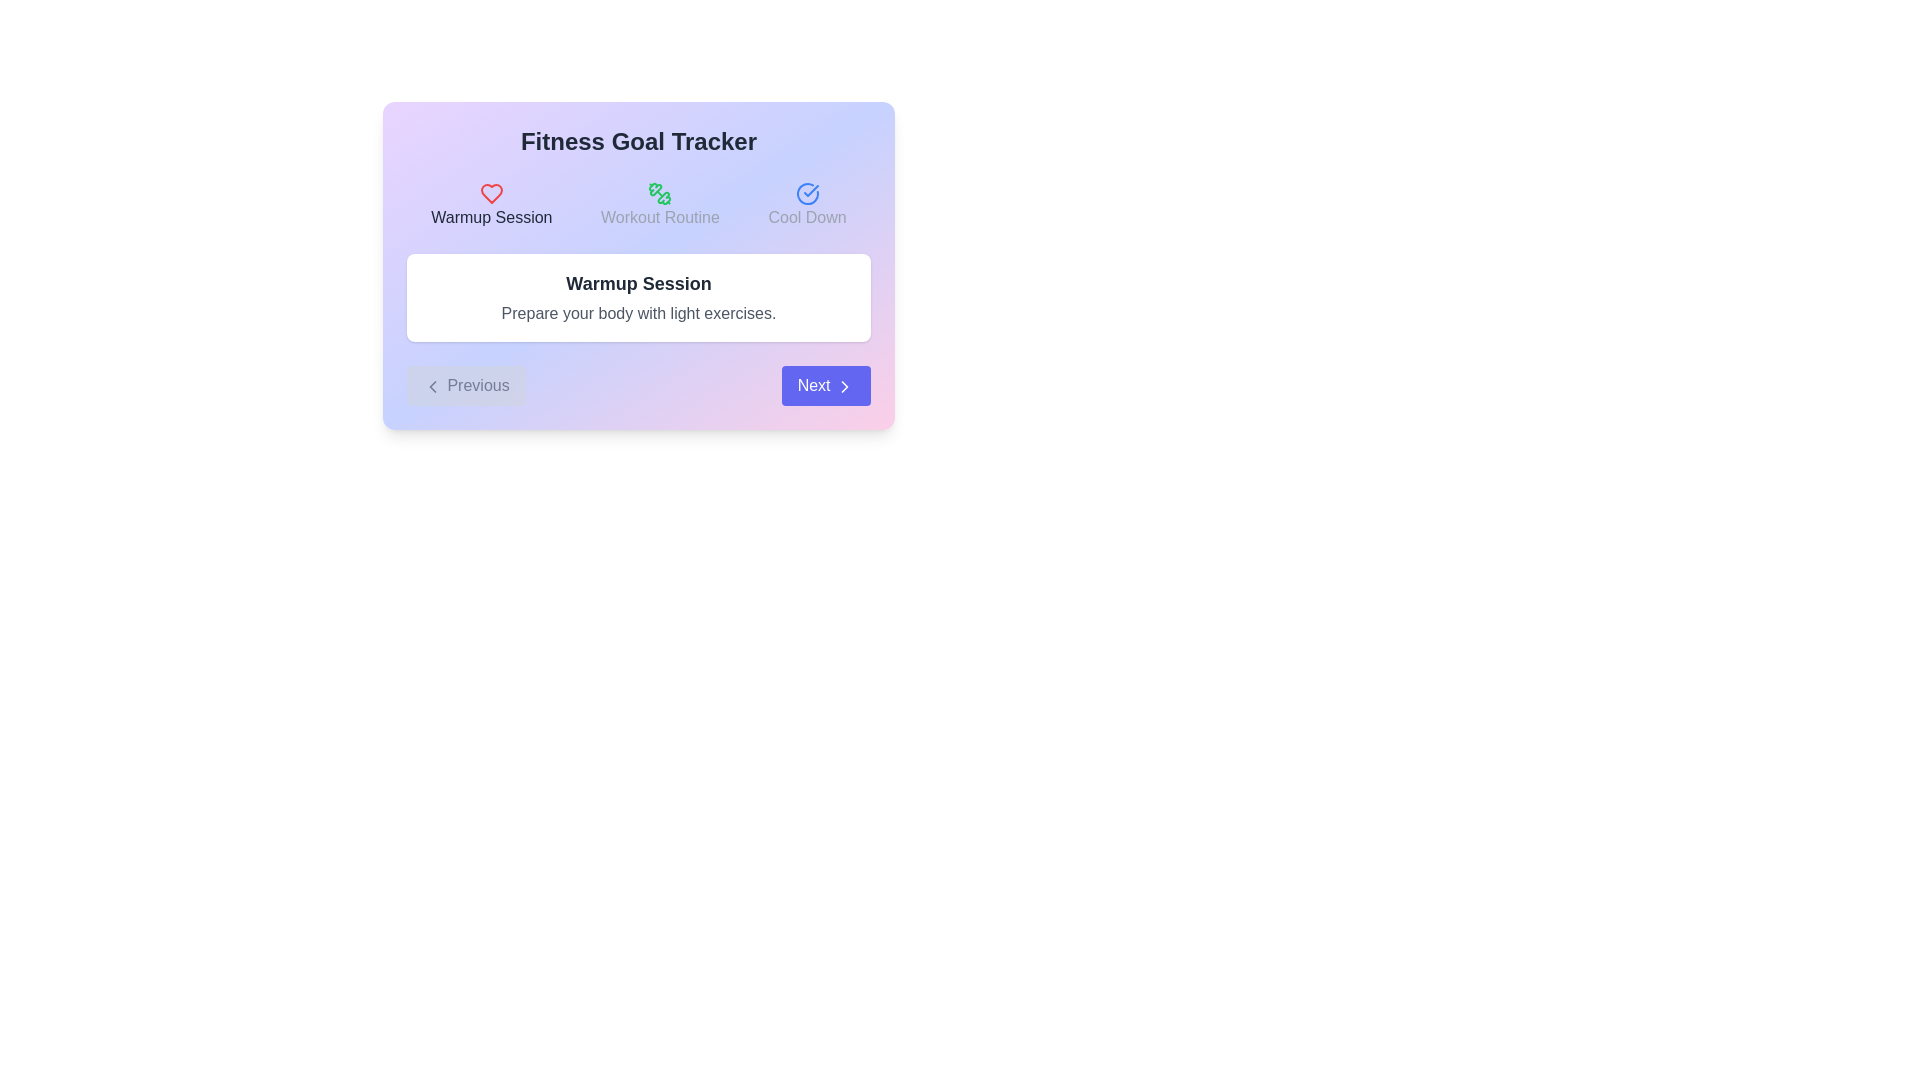 The image size is (1920, 1080). What do you see at coordinates (465, 385) in the screenshot?
I see `the 'Previous' button located at the bottom left of the 'Fitness Goal Tracker' interface` at bounding box center [465, 385].